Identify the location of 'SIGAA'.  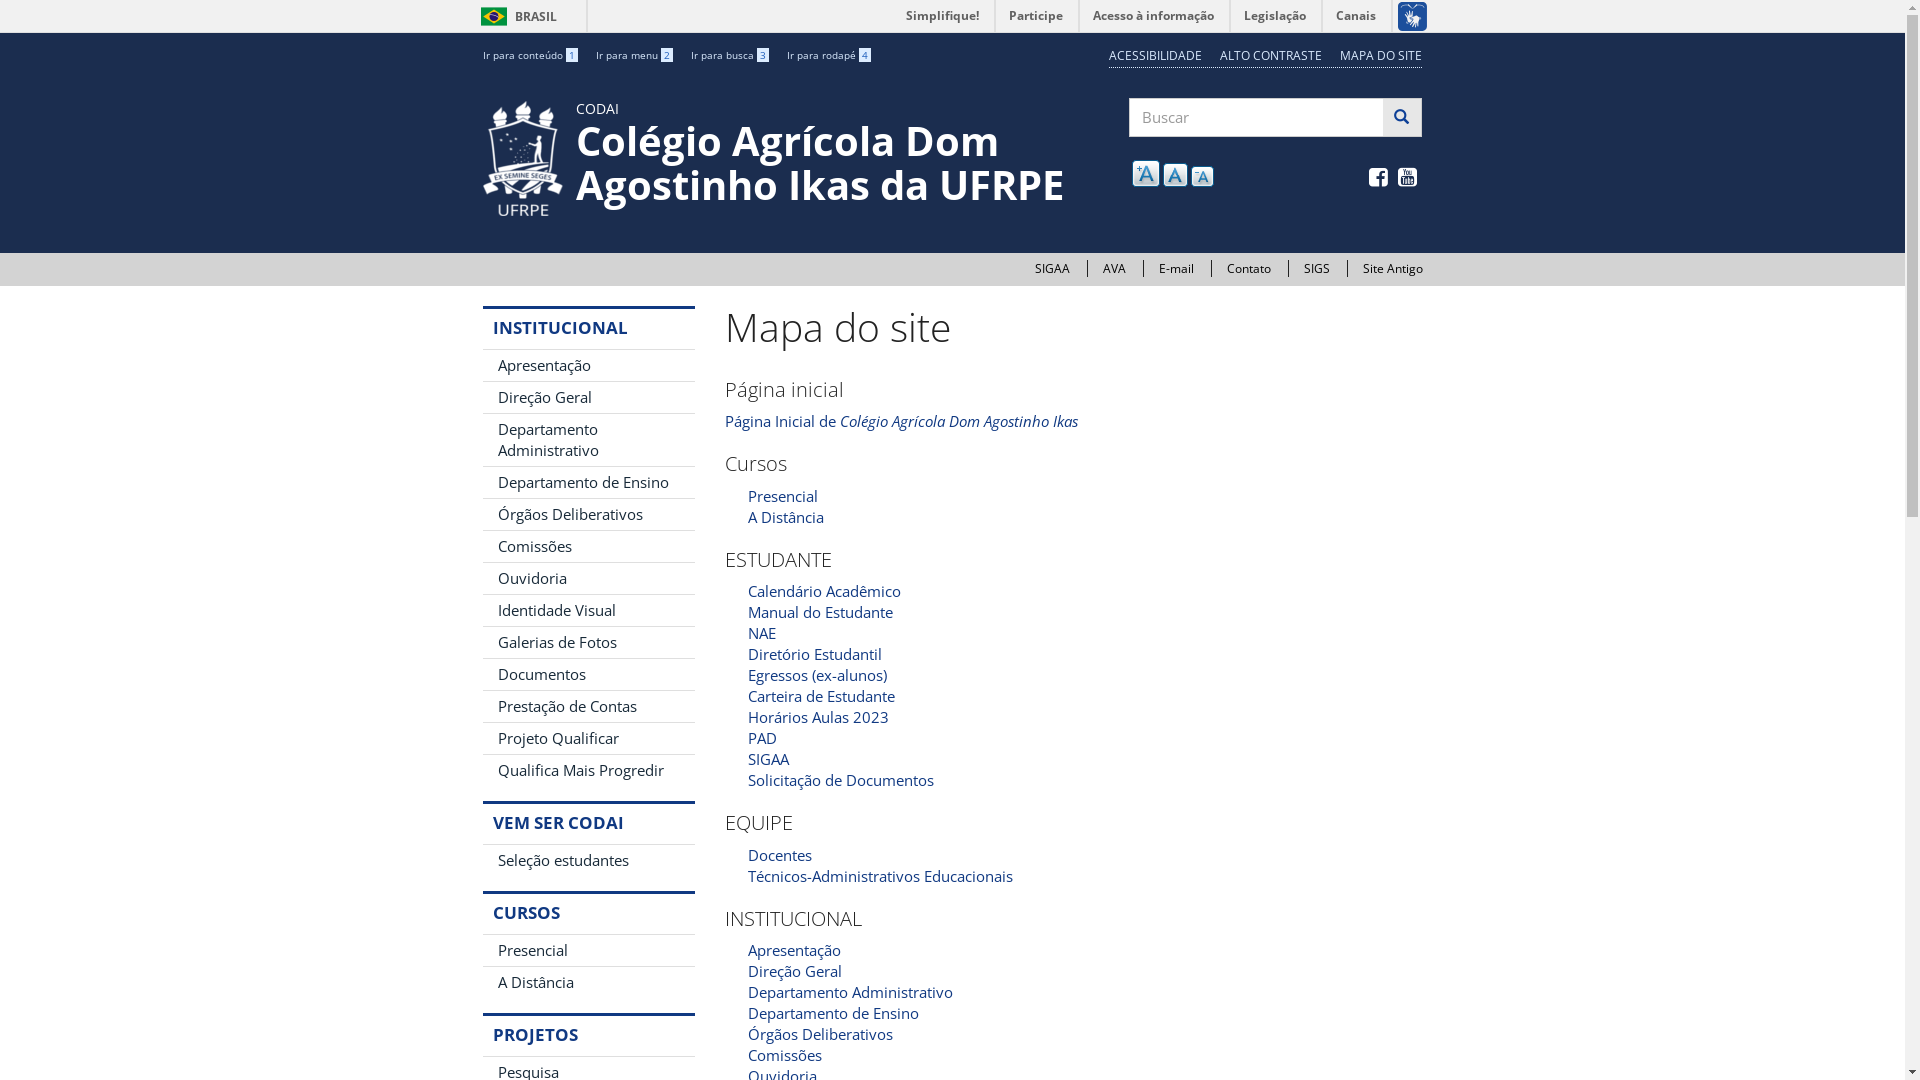
(747, 759).